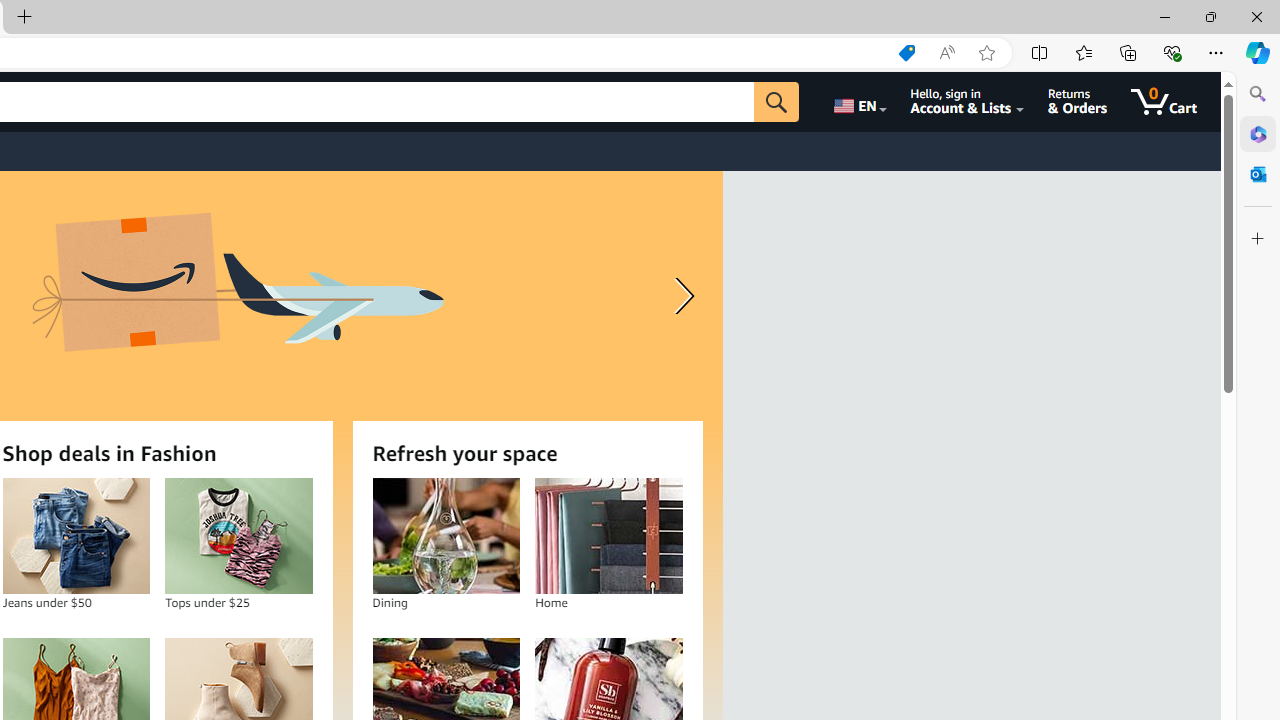 The image size is (1280, 720). I want to click on 'Shopping in Microsoft Edge', so click(905, 52).